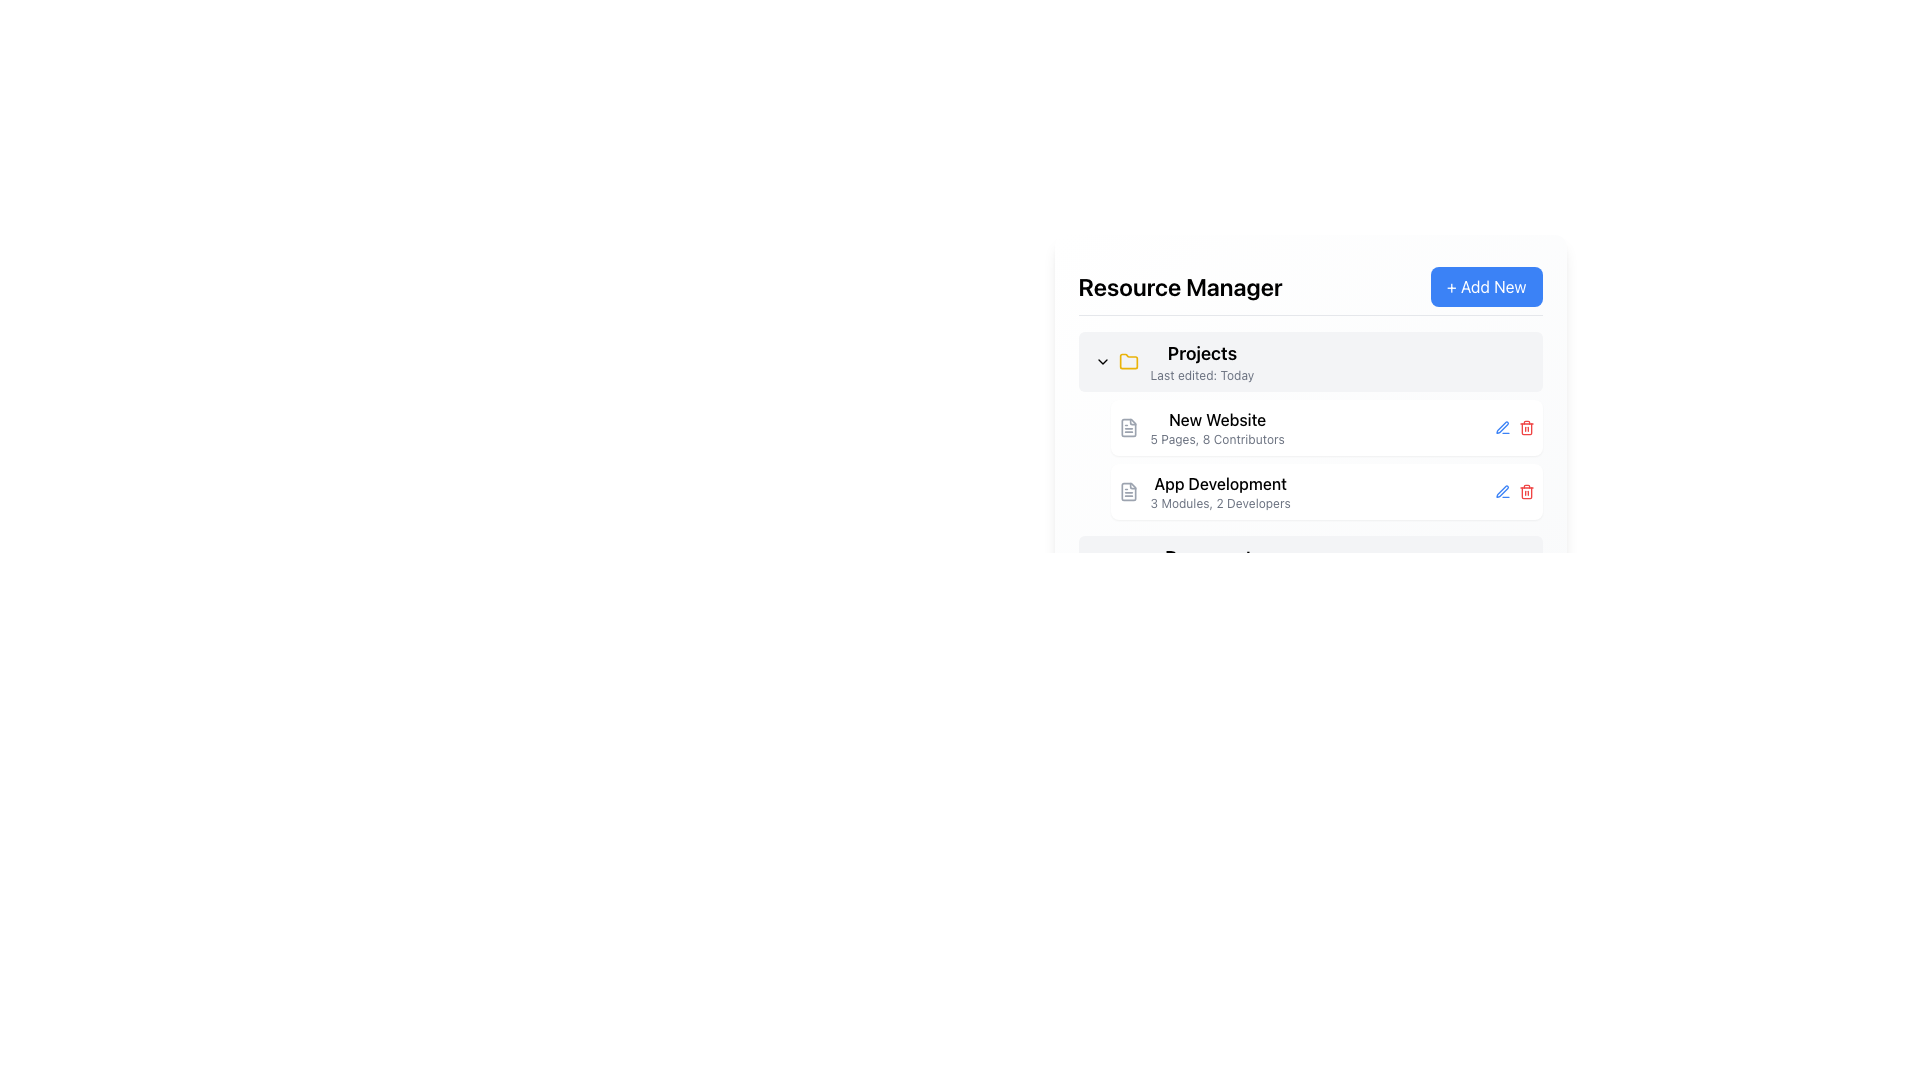 The image size is (1920, 1080). I want to click on the edit icon button located to the left of the red trash bin icon for the 'App Development' entry, so click(1502, 492).